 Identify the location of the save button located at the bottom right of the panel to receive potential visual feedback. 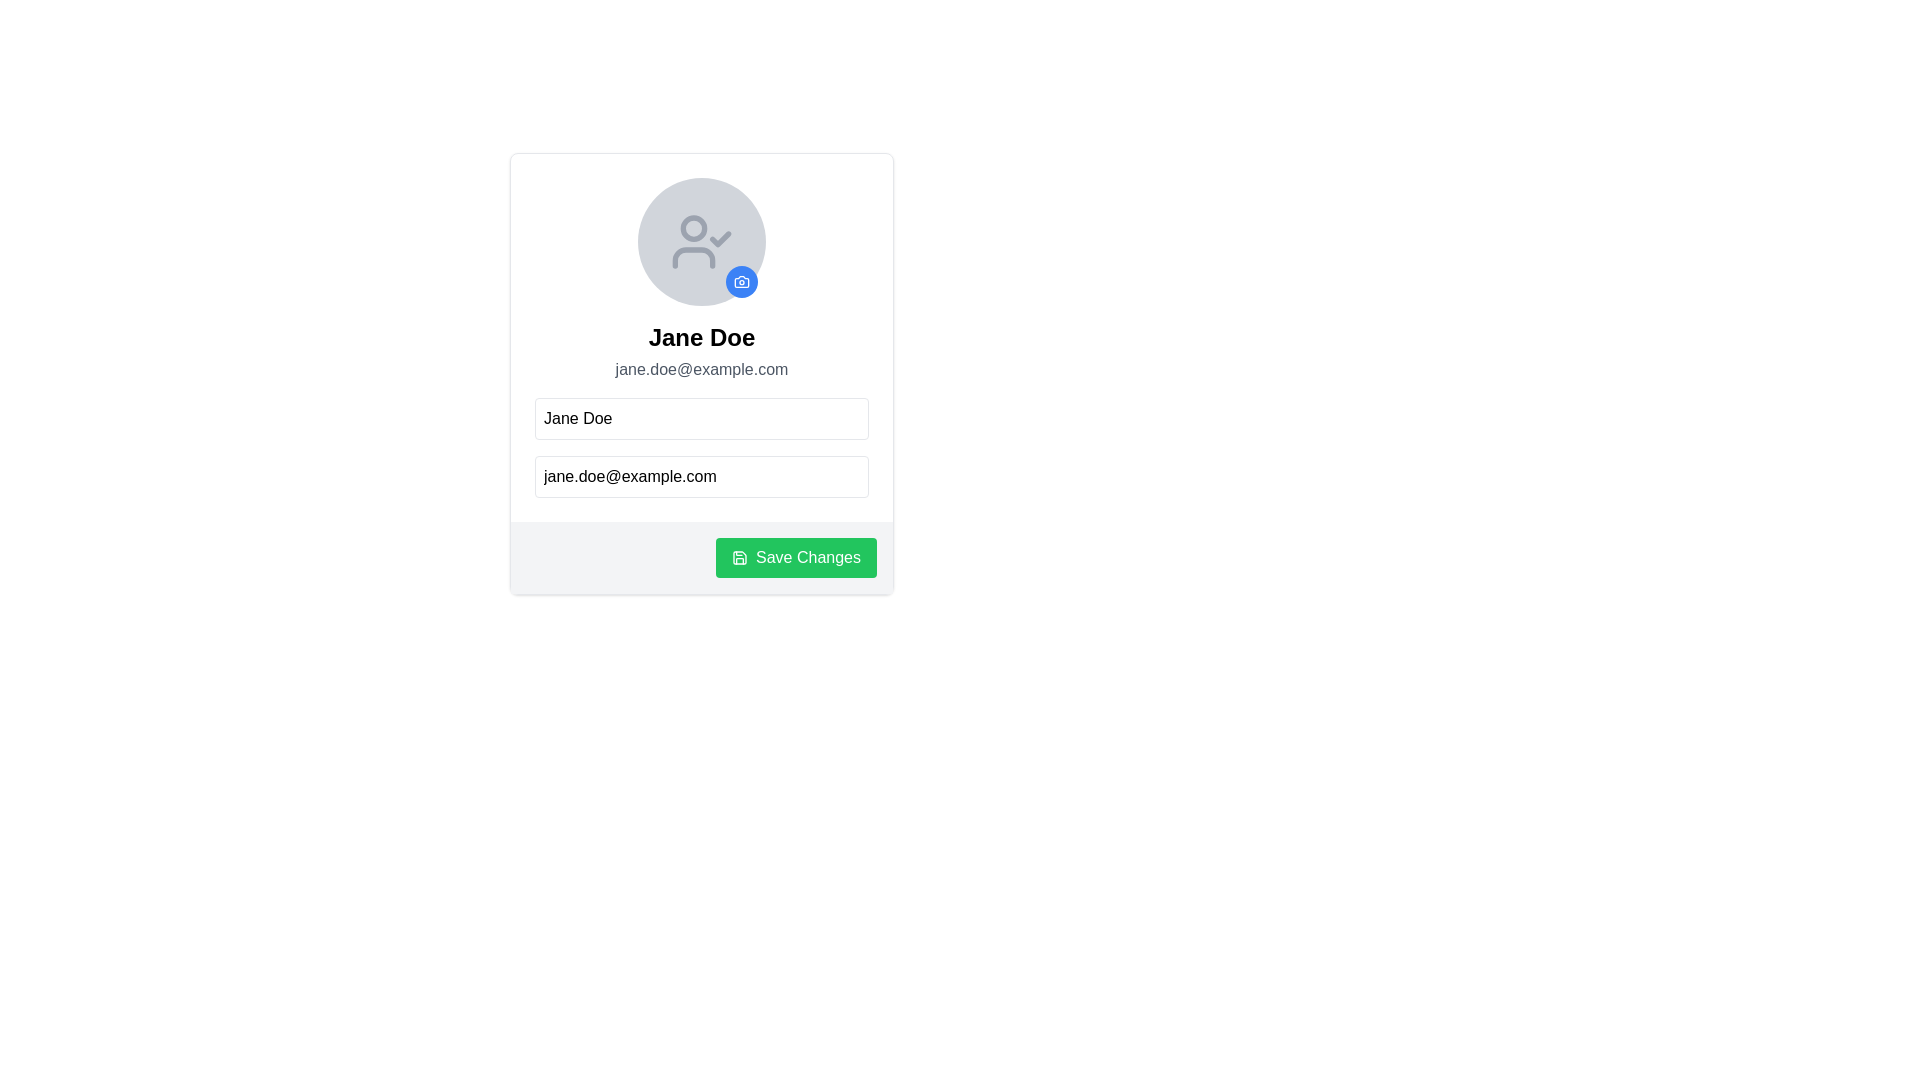
(795, 558).